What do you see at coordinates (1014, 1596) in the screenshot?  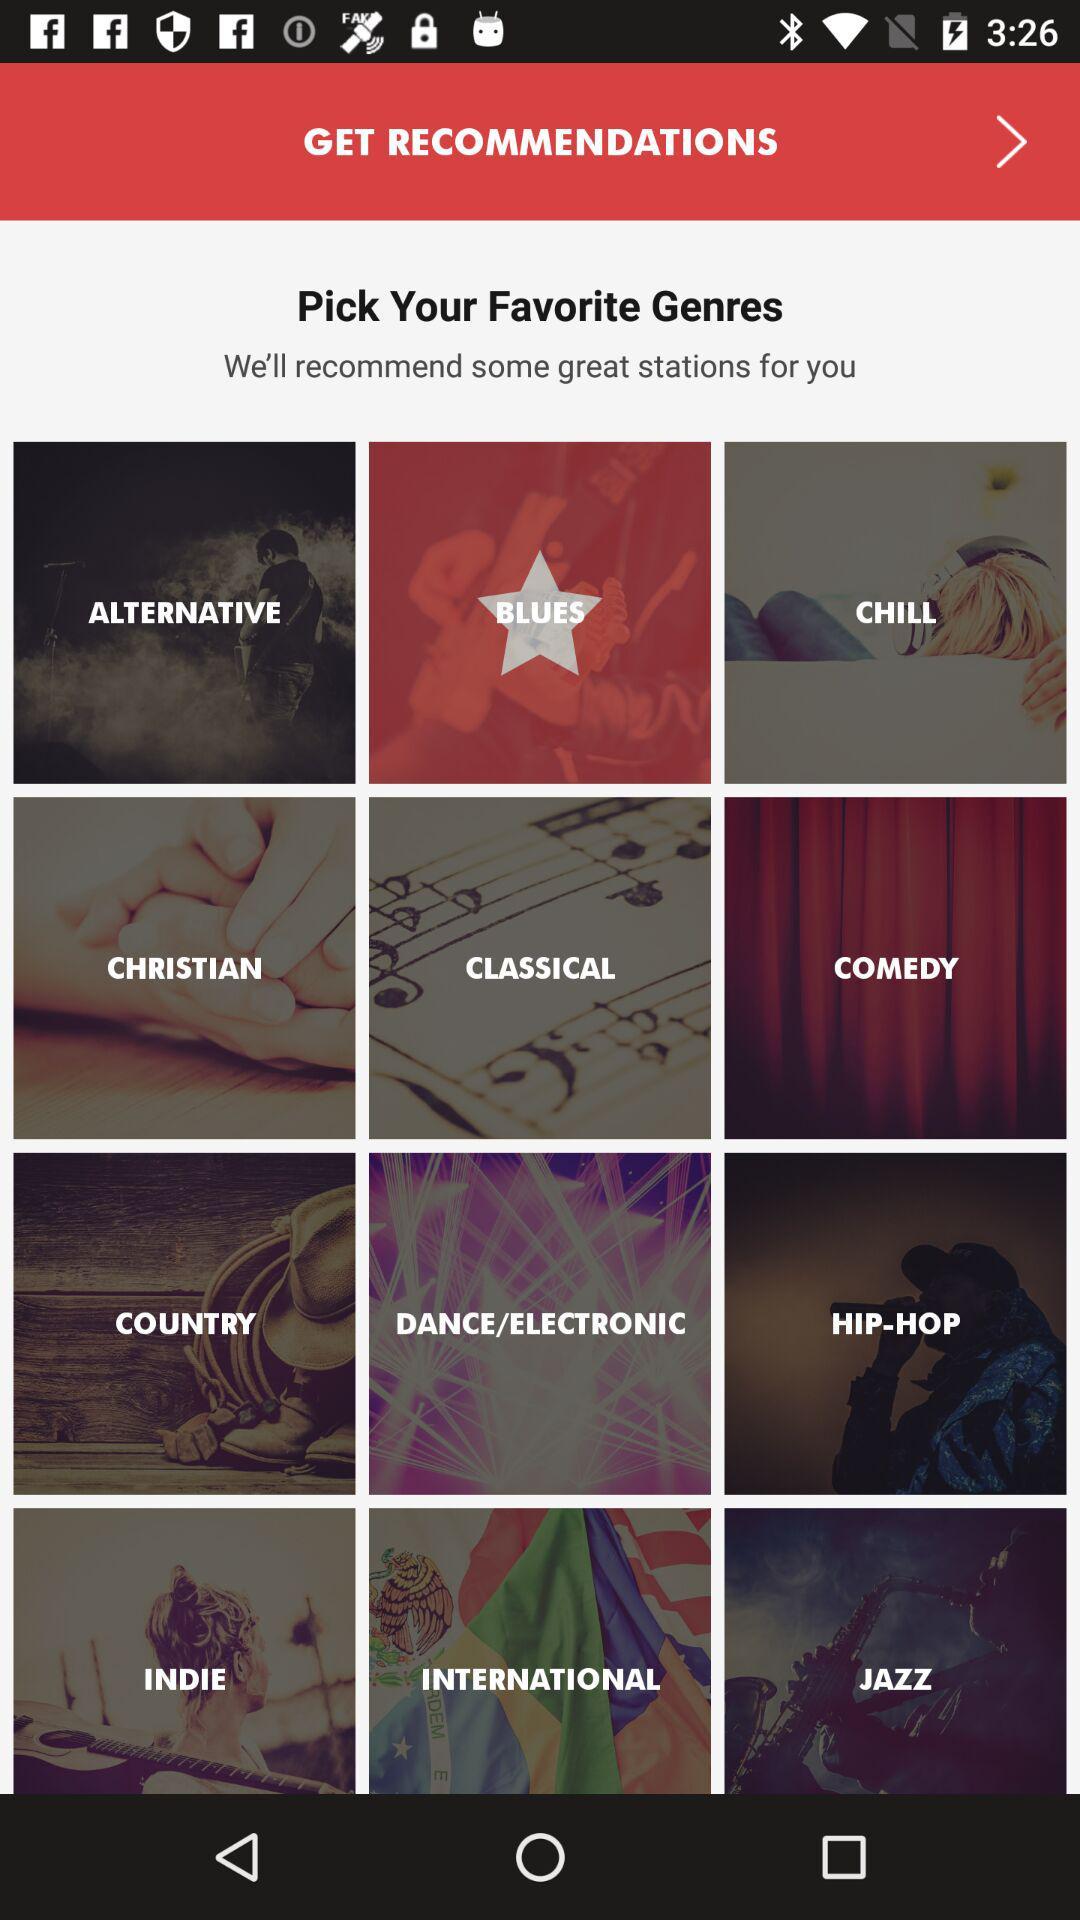 I see `the star icon` at bounding box center [1014, 1596].